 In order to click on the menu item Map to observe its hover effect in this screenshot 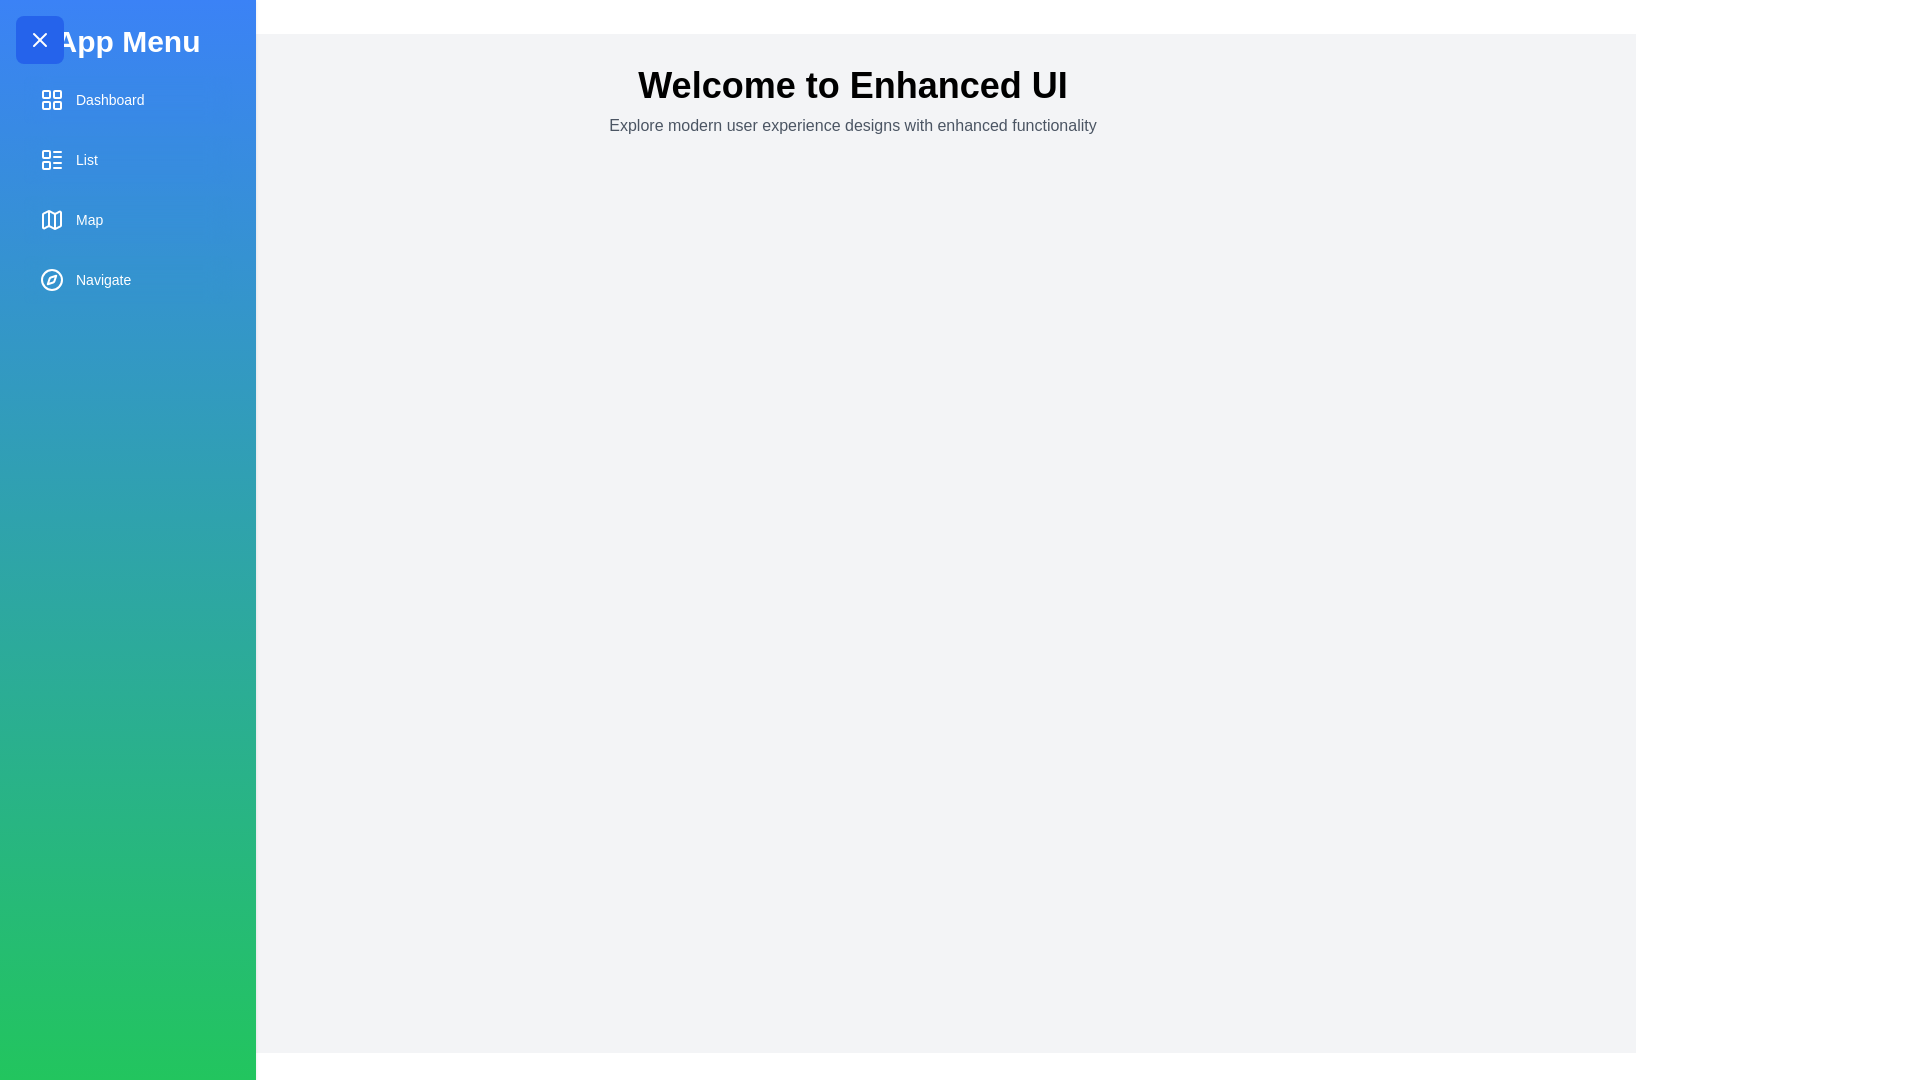, I will do `click(127, 219)`.